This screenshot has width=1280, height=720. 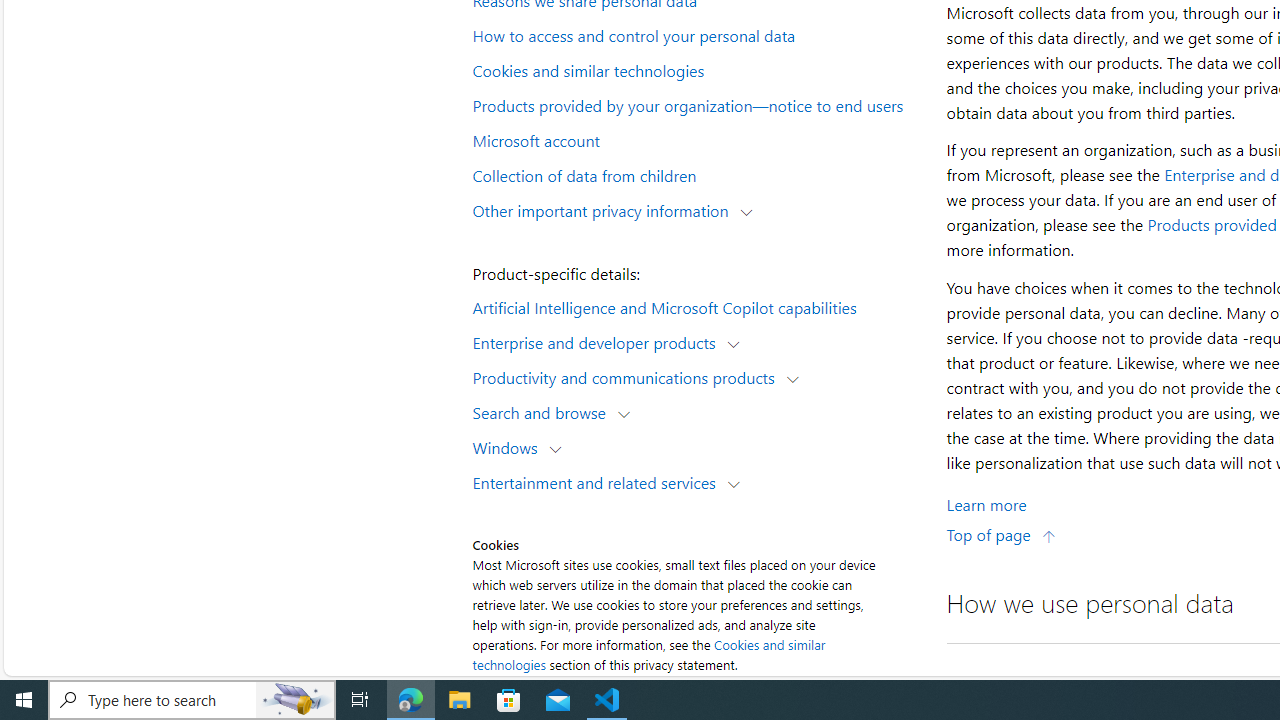 What do you see at coordinates (604, 209) in the screenshot?
I see `'Other important privacy information'` at bounding box center [604, 209].